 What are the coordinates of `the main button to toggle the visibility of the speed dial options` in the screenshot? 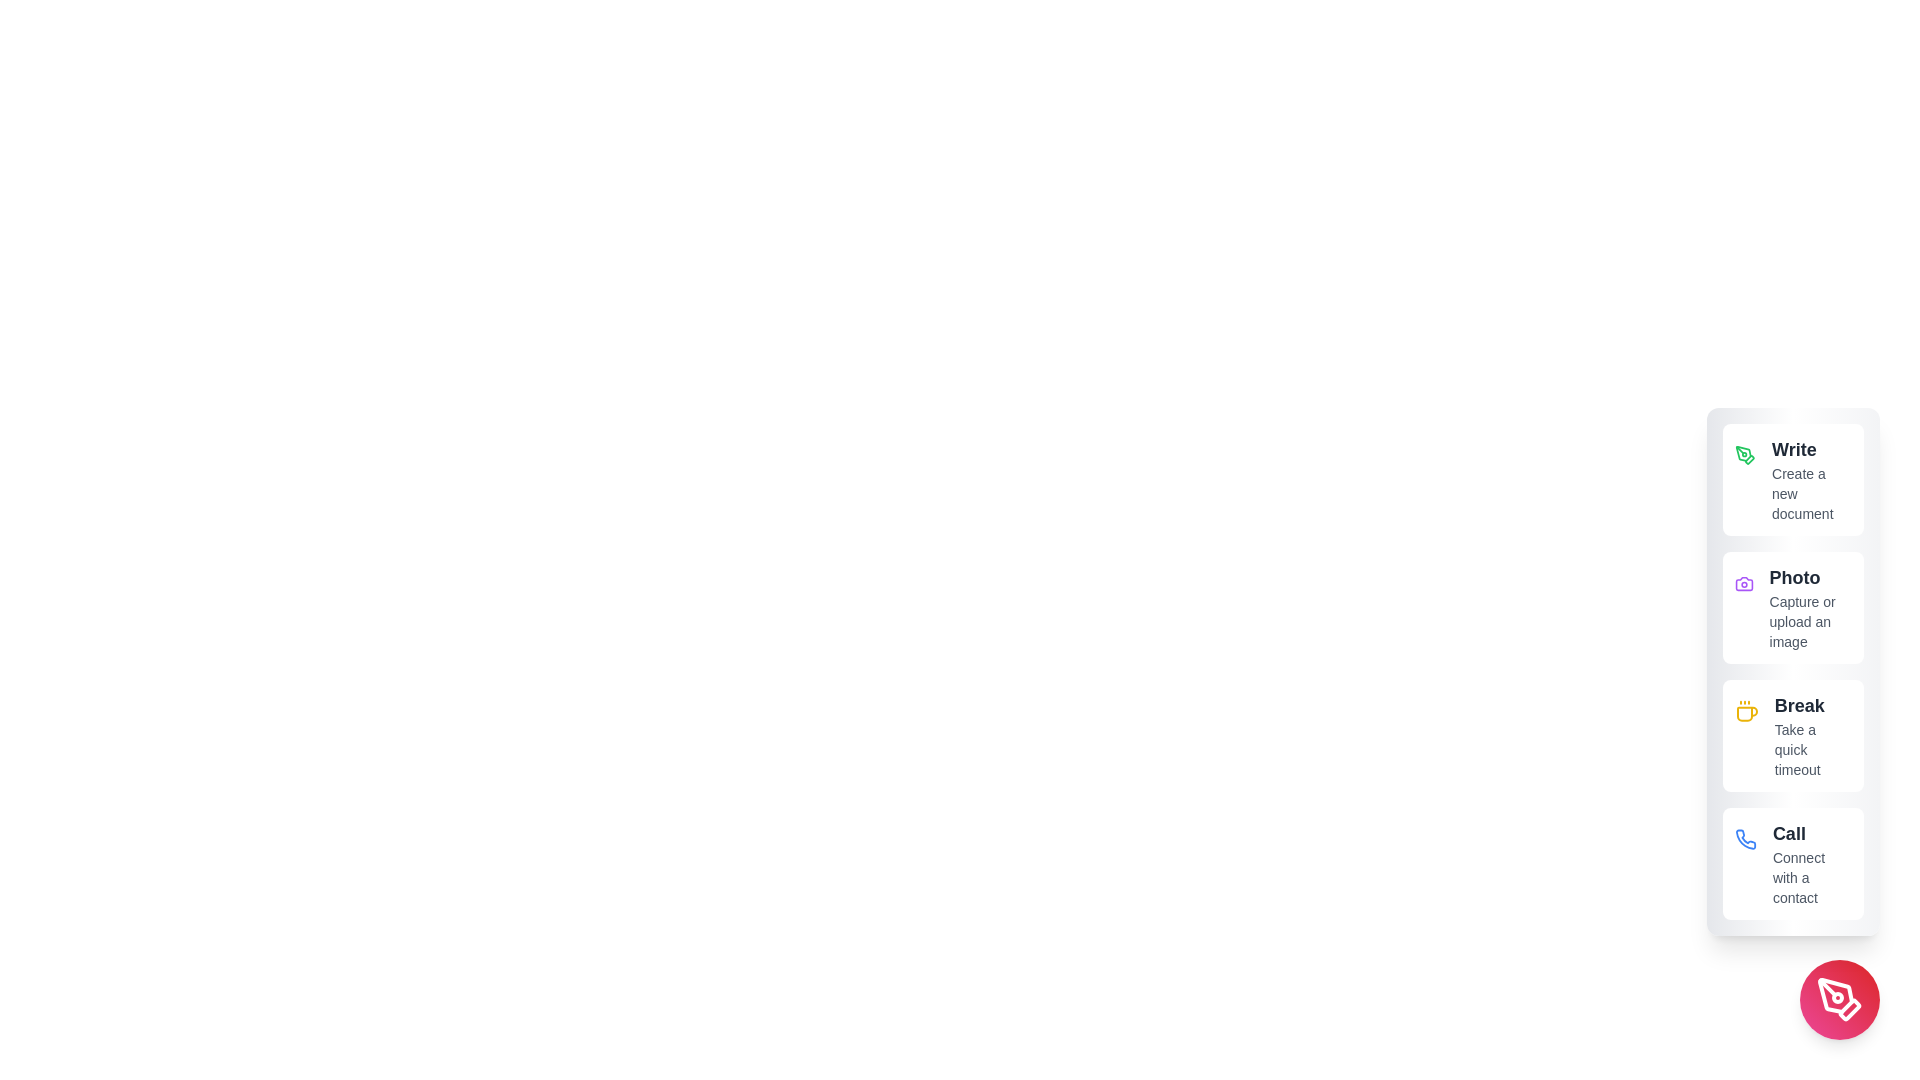 It's located at (1839, 999).